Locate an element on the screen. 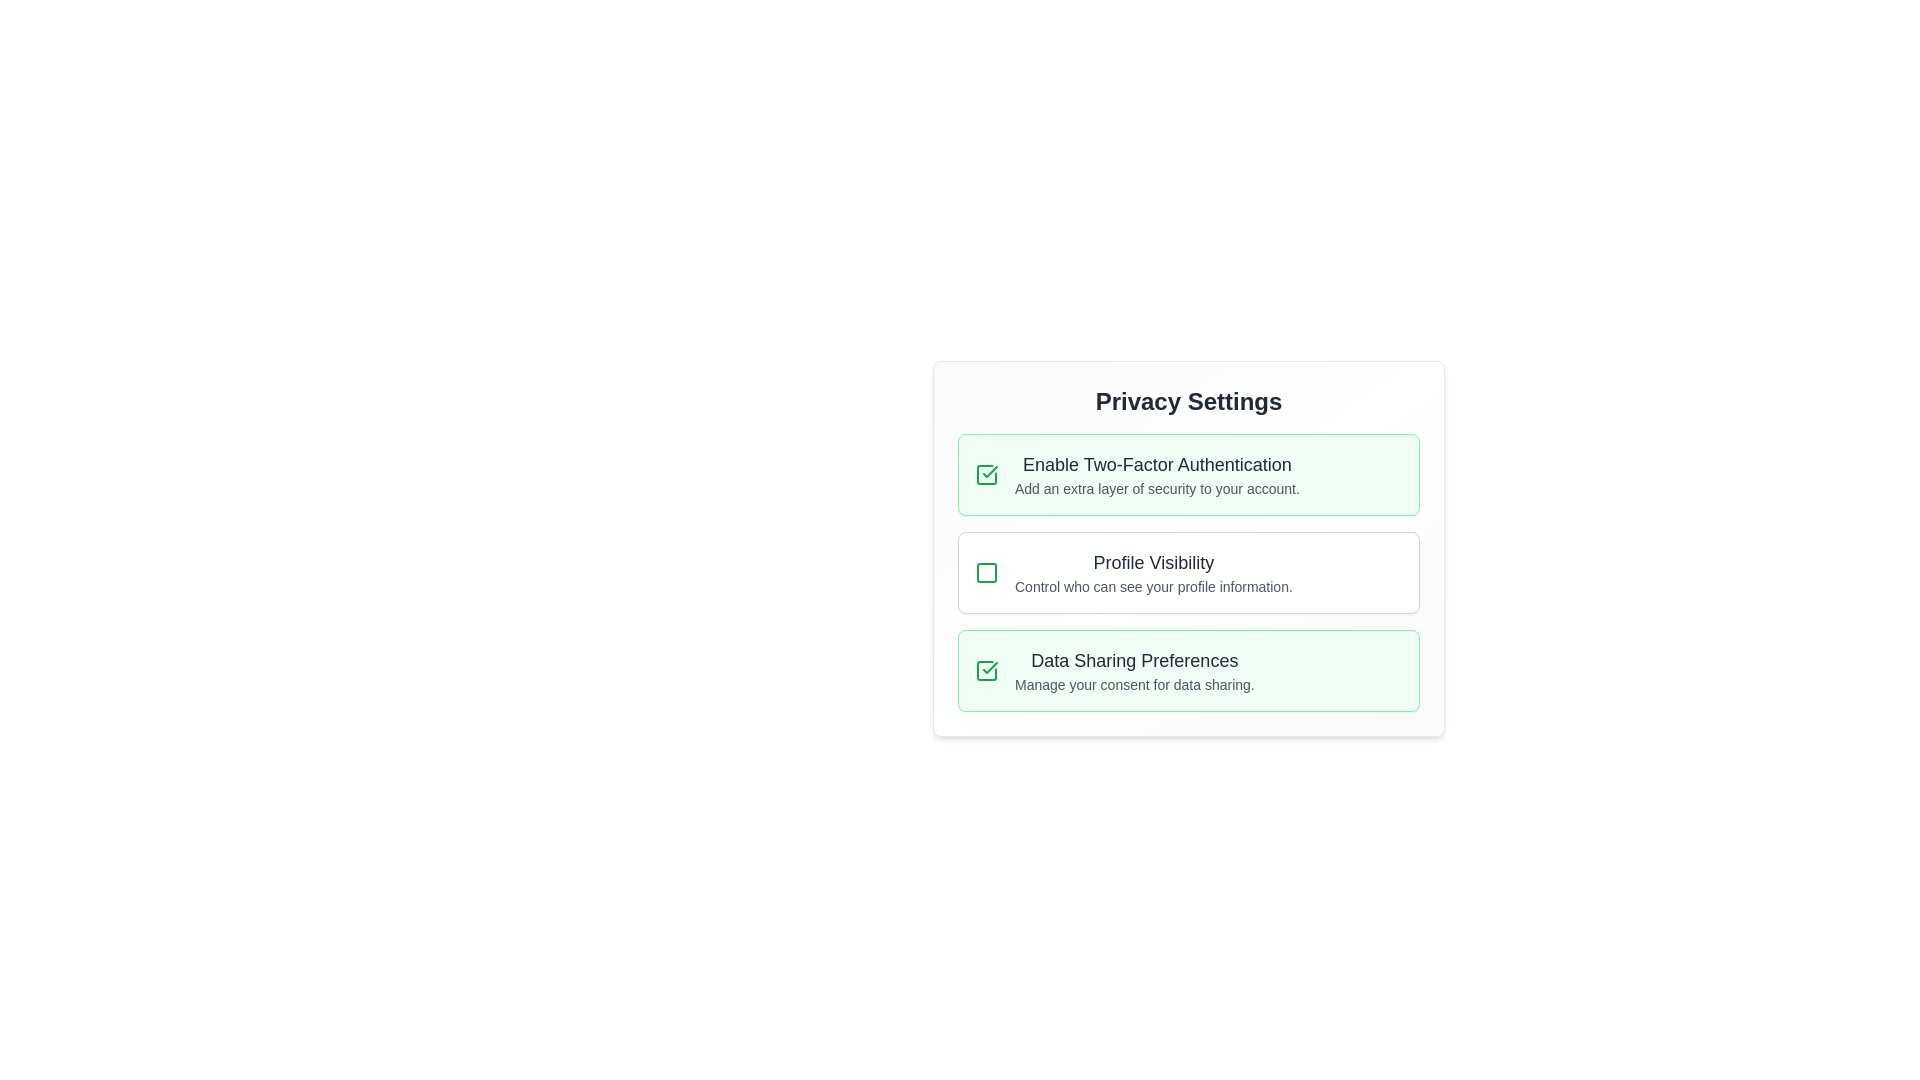 Image resolution: width=1920 pixels, height=1080 pixels. the text display element that shows 'Profile Visibility' and its description about controlling profile information is located at coordinates (1153, 573).